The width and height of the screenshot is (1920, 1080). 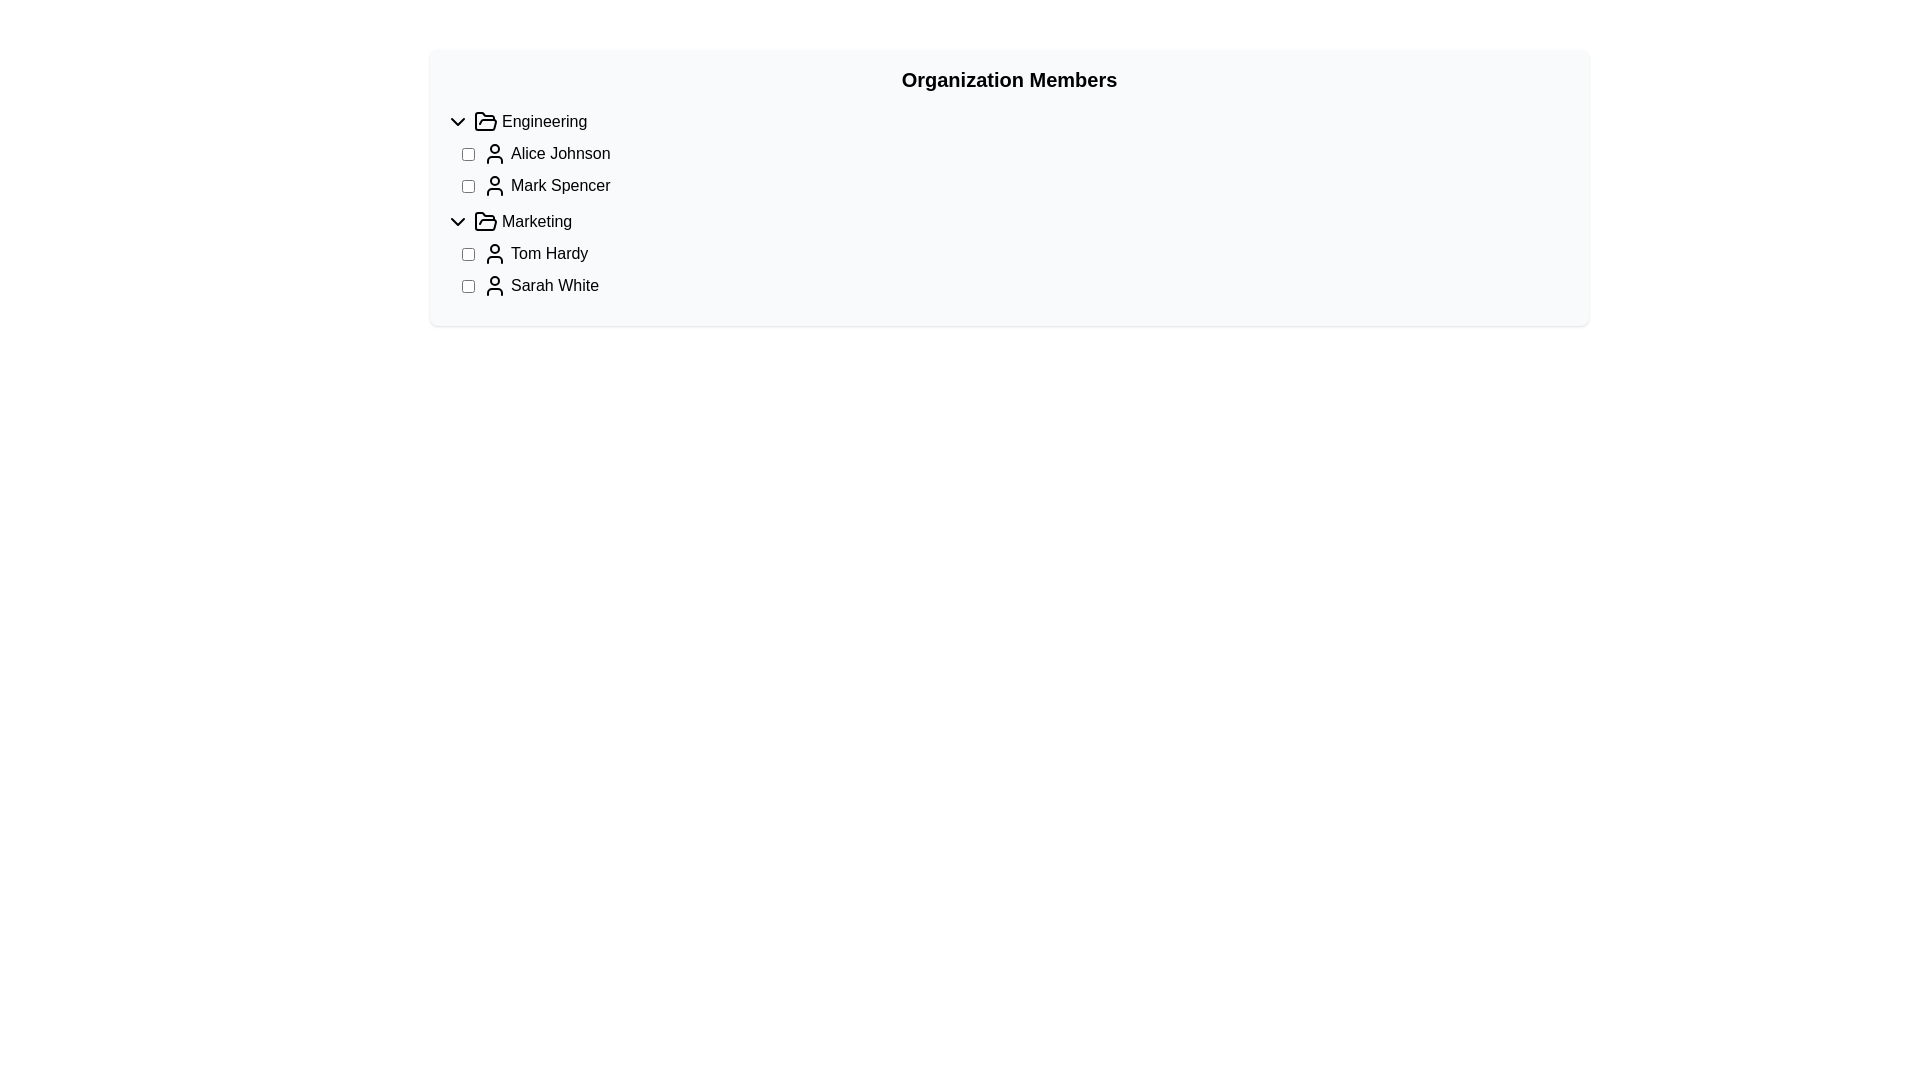 I want to click on the User profile icon located to the left of the text 'Tom Hardy', so click(x=494, y=253).